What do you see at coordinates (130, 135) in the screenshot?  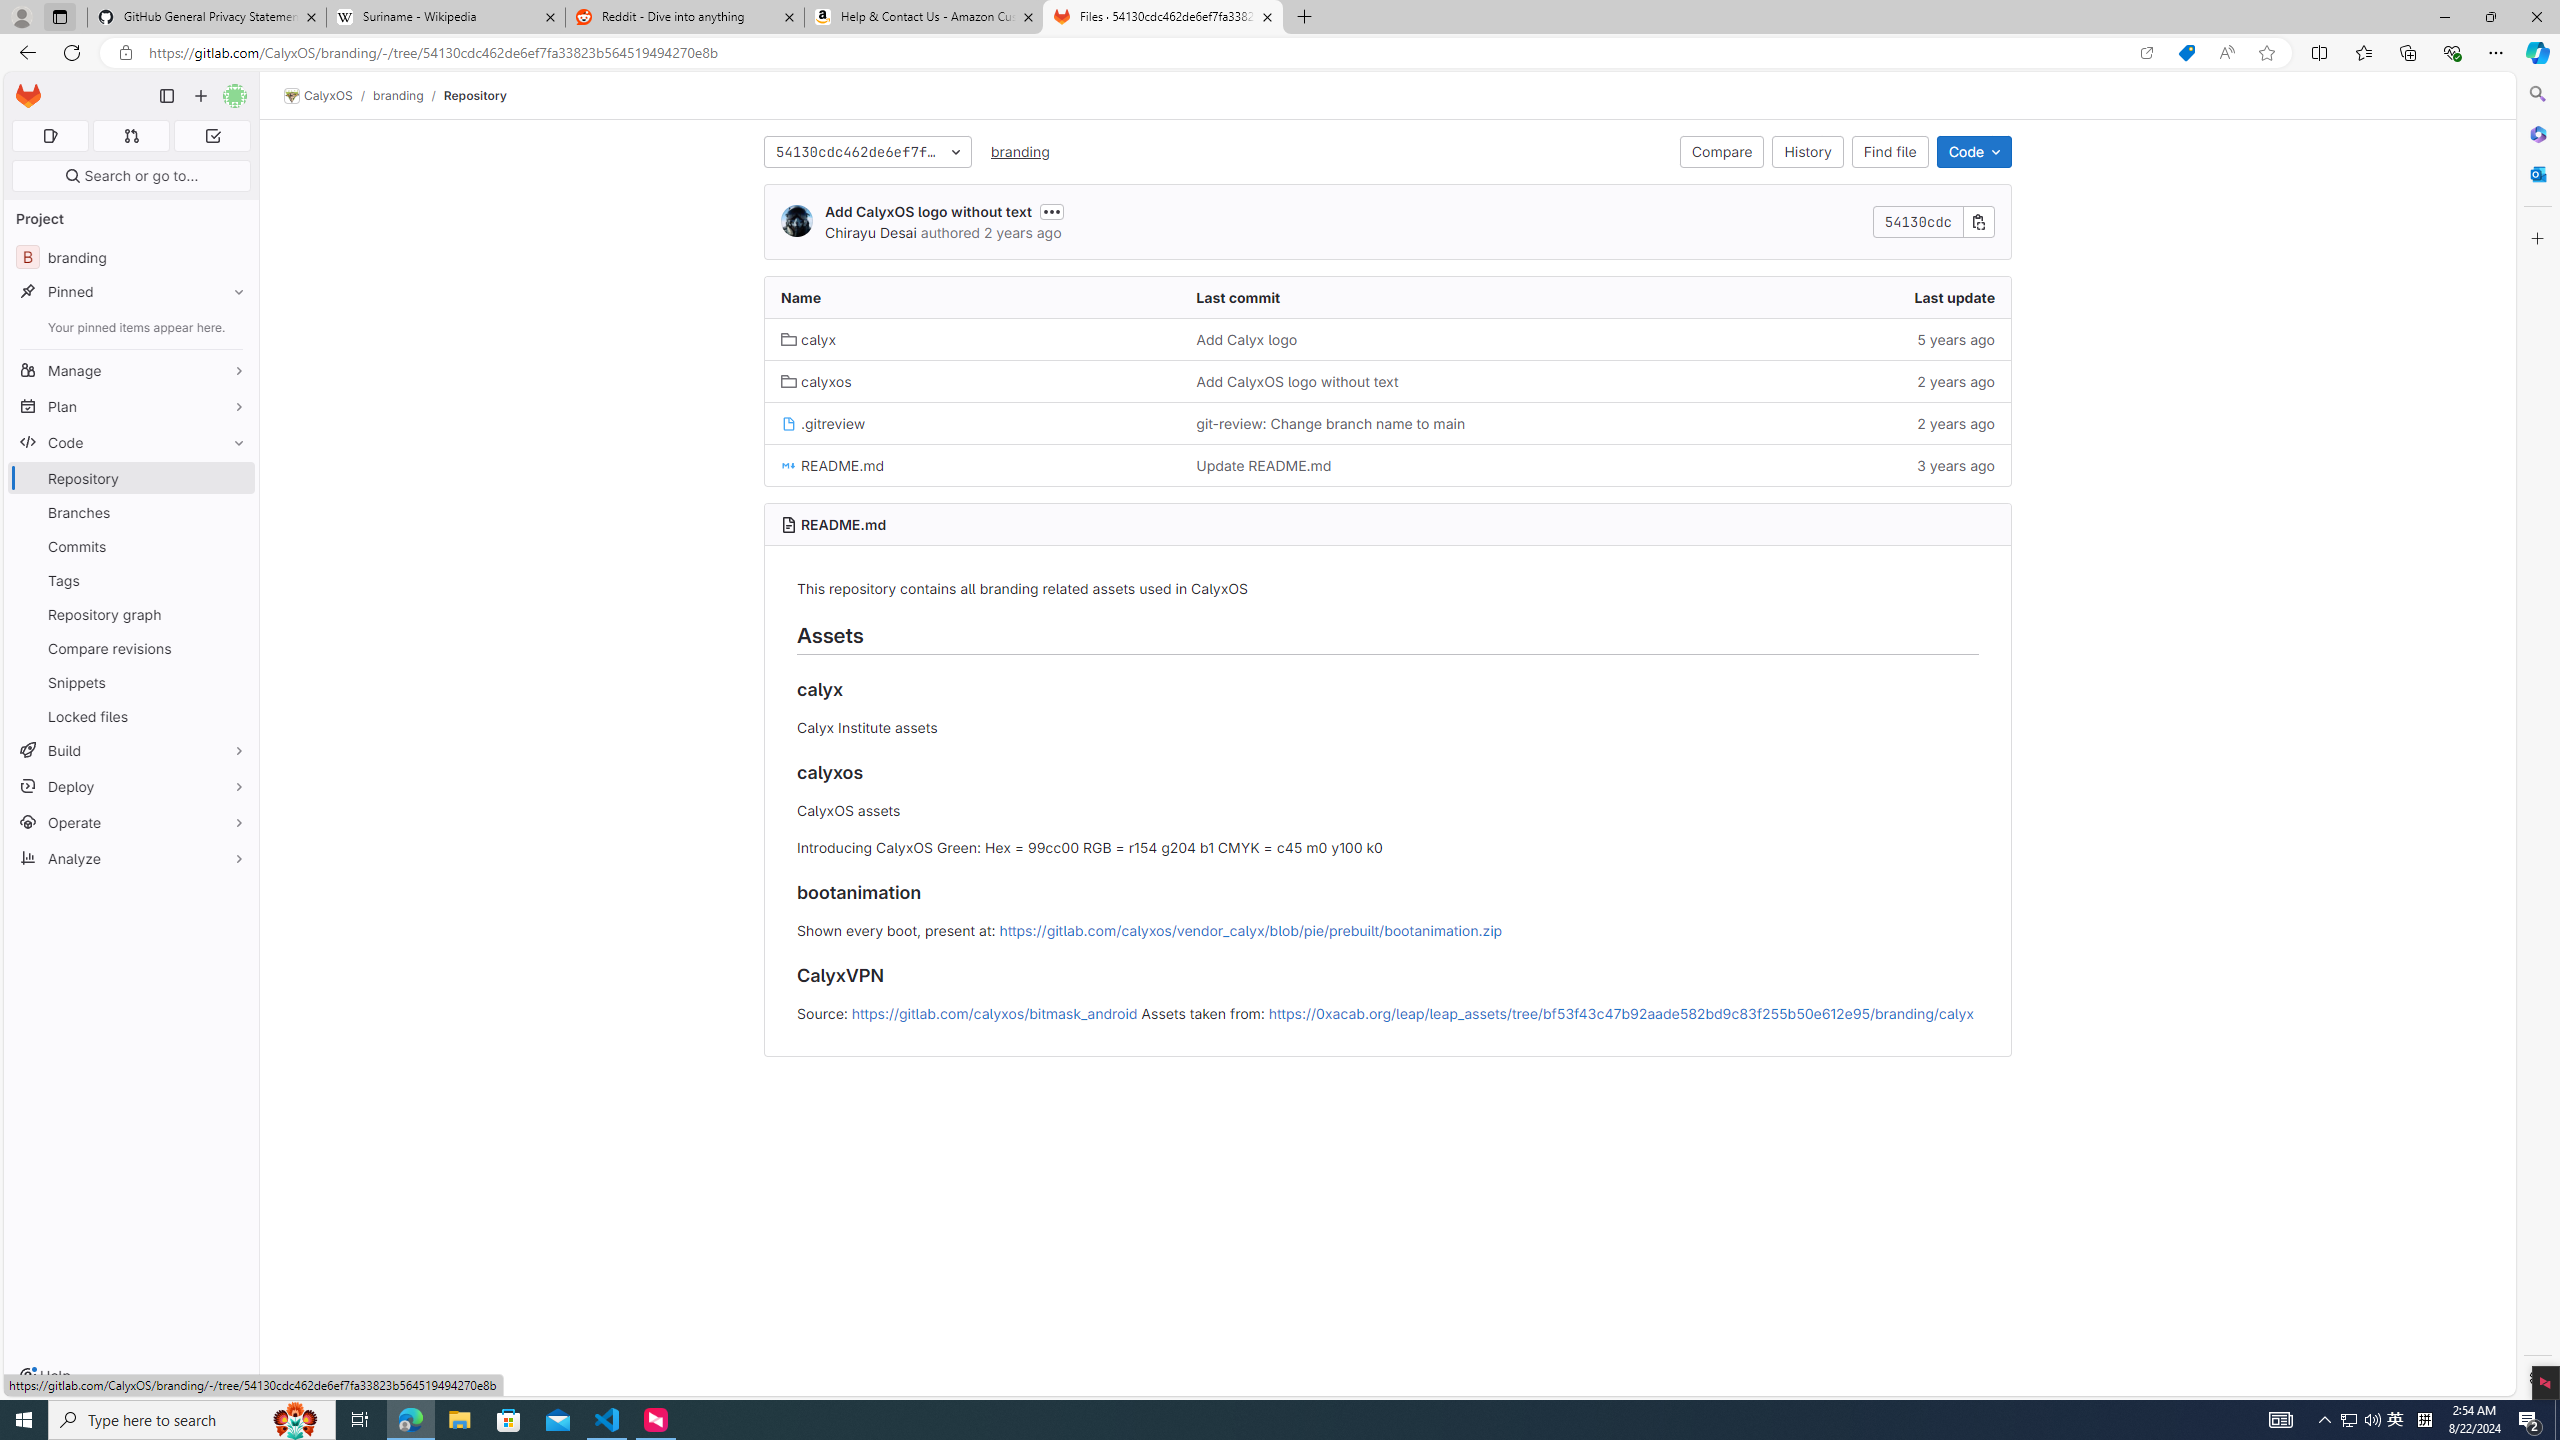 I see `'Merge requests 0'` at bounding box center [130, 135].